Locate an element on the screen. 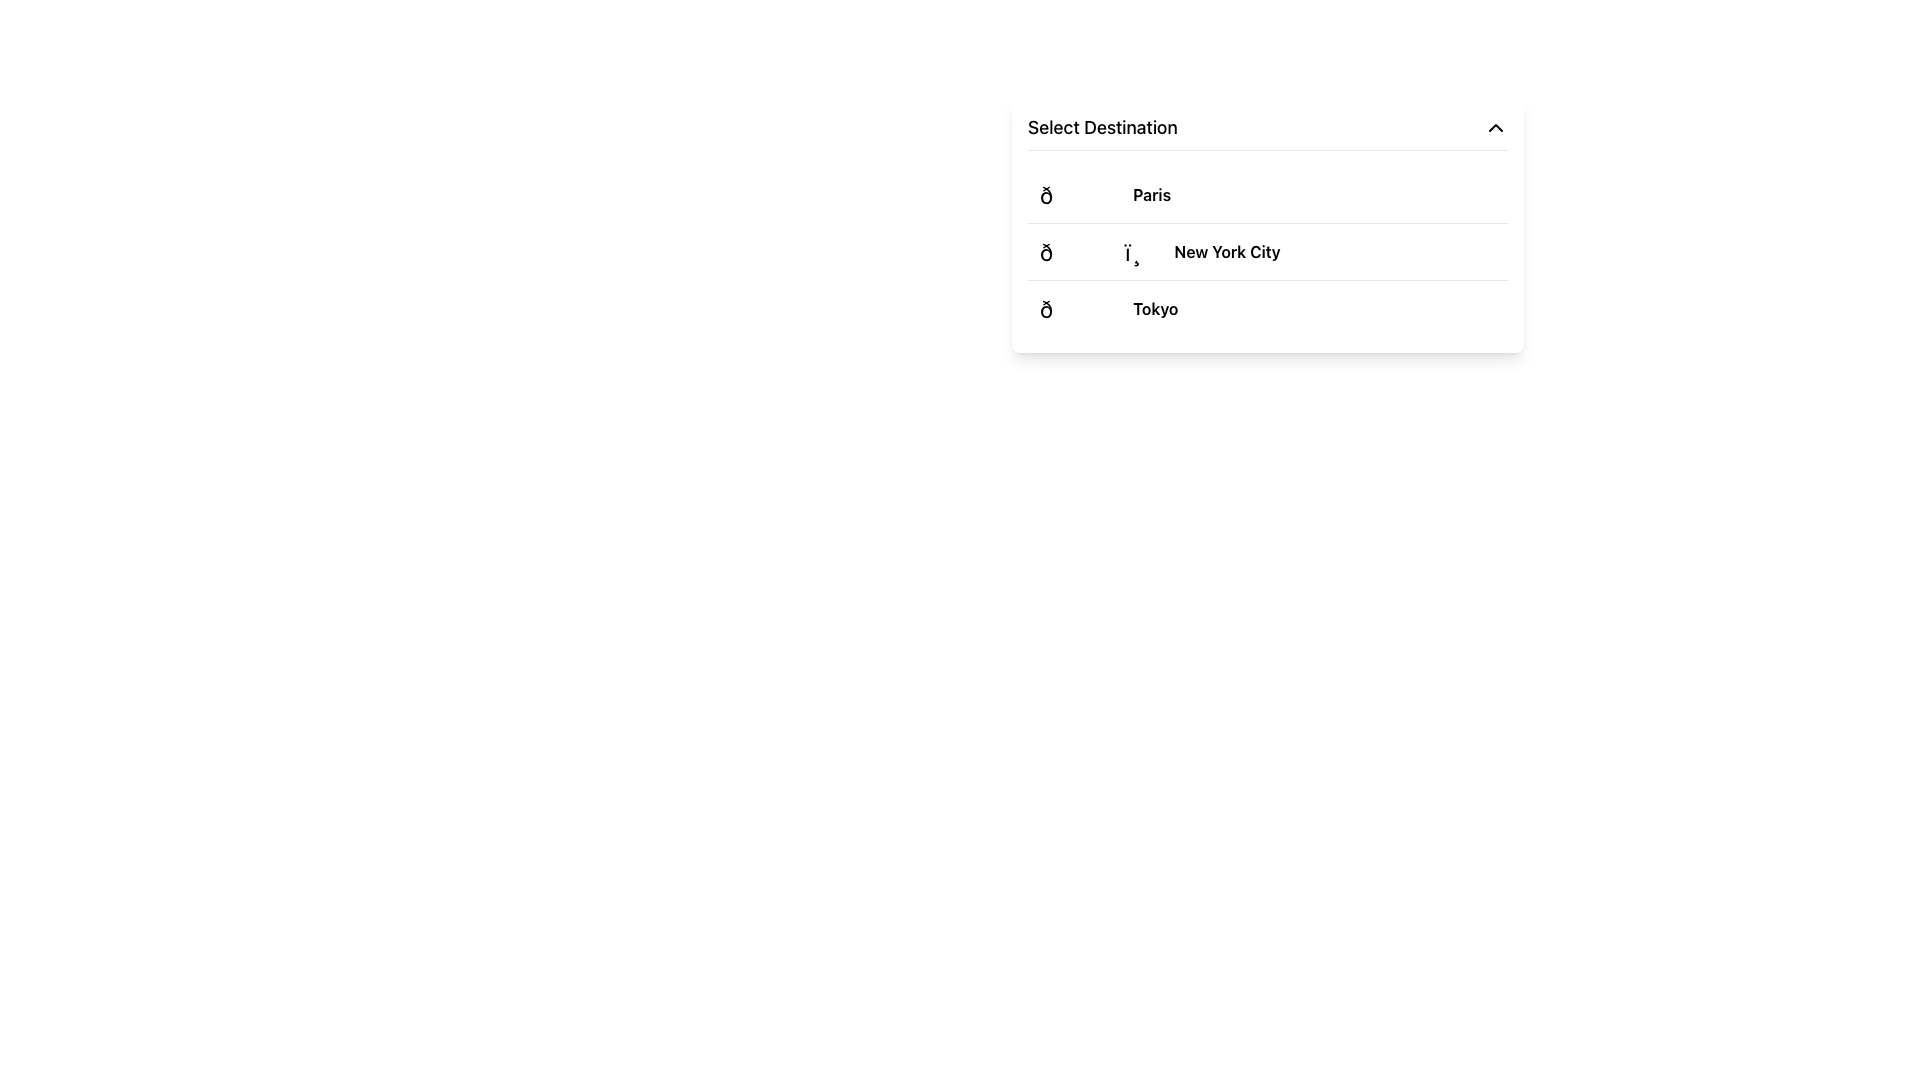  the 'New York City' text label in the dropdown menu is located at coordinates (1226, 250).